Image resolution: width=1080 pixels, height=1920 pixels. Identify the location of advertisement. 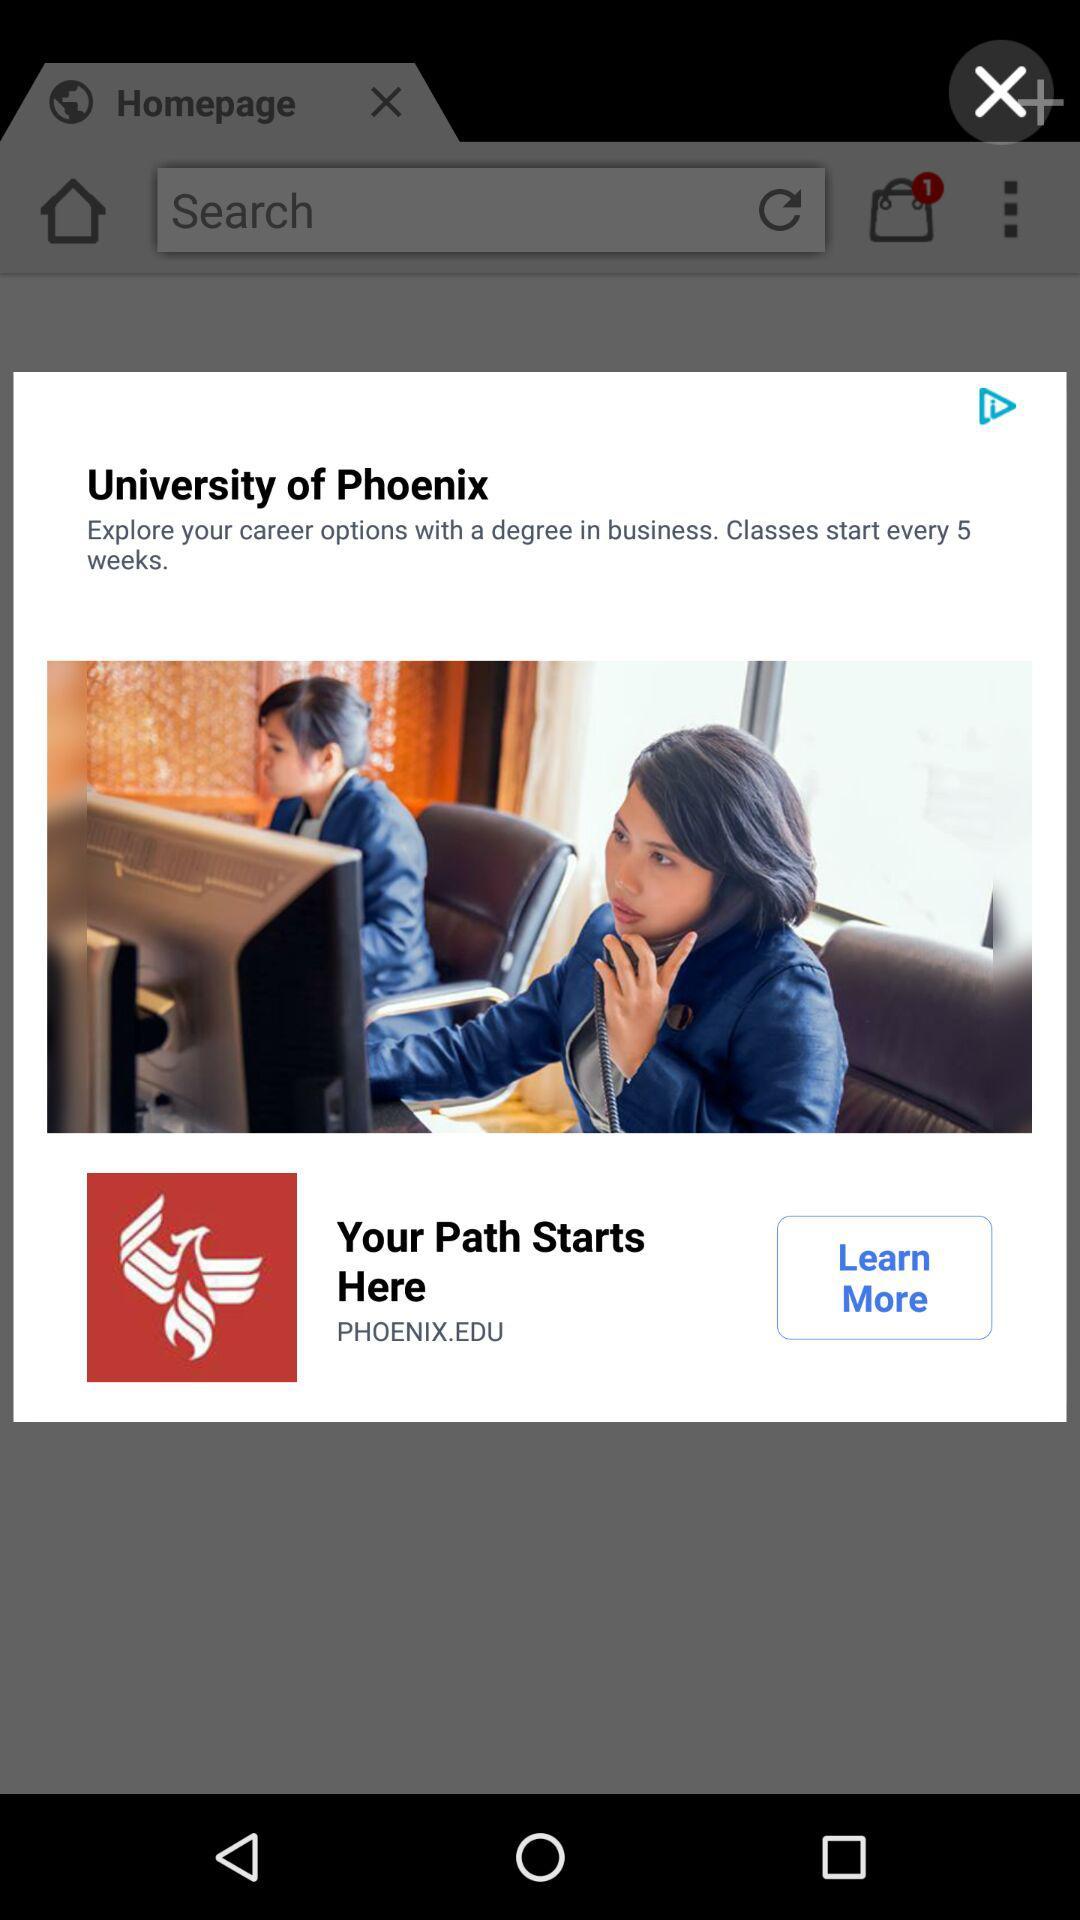
(1001, 91).